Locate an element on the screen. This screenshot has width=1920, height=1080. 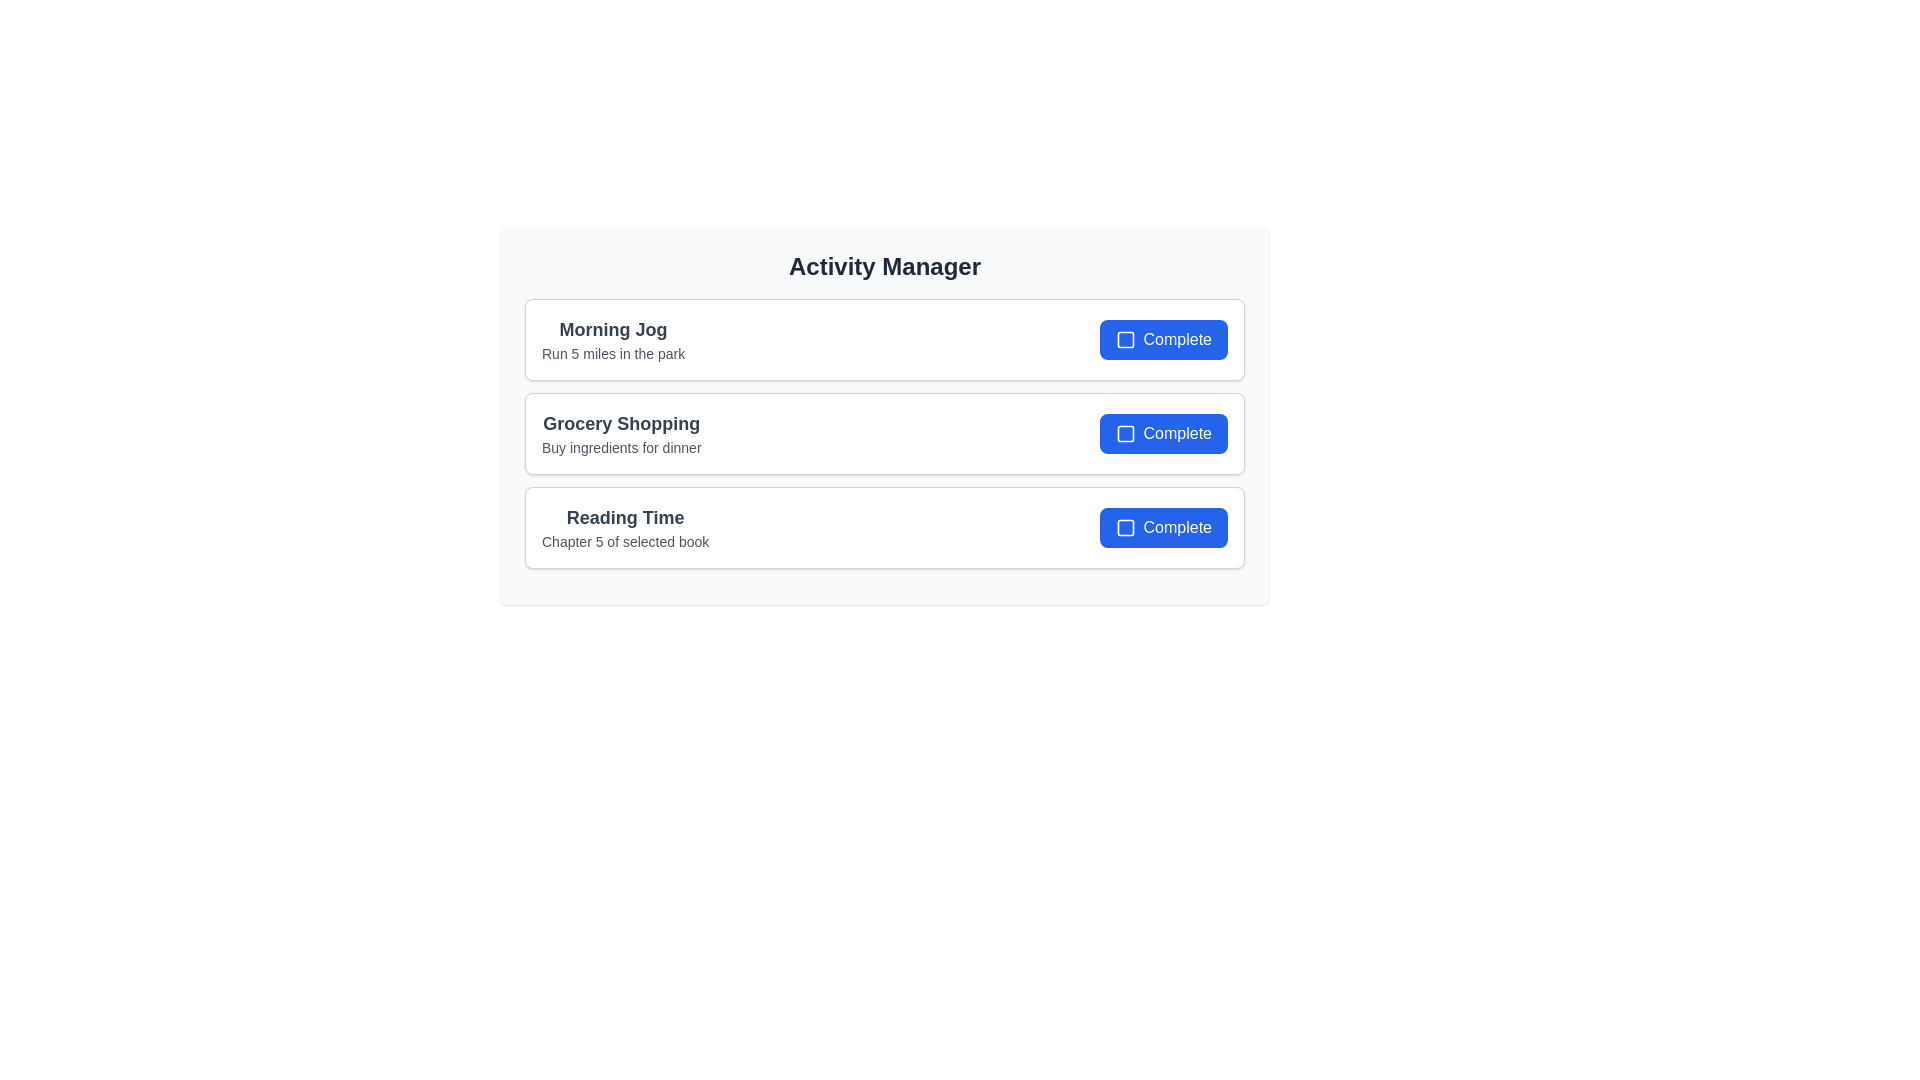
the button with a blue background and white text that says 'Complete' to mark the activity as complete is located at coordinates (1163, 527).